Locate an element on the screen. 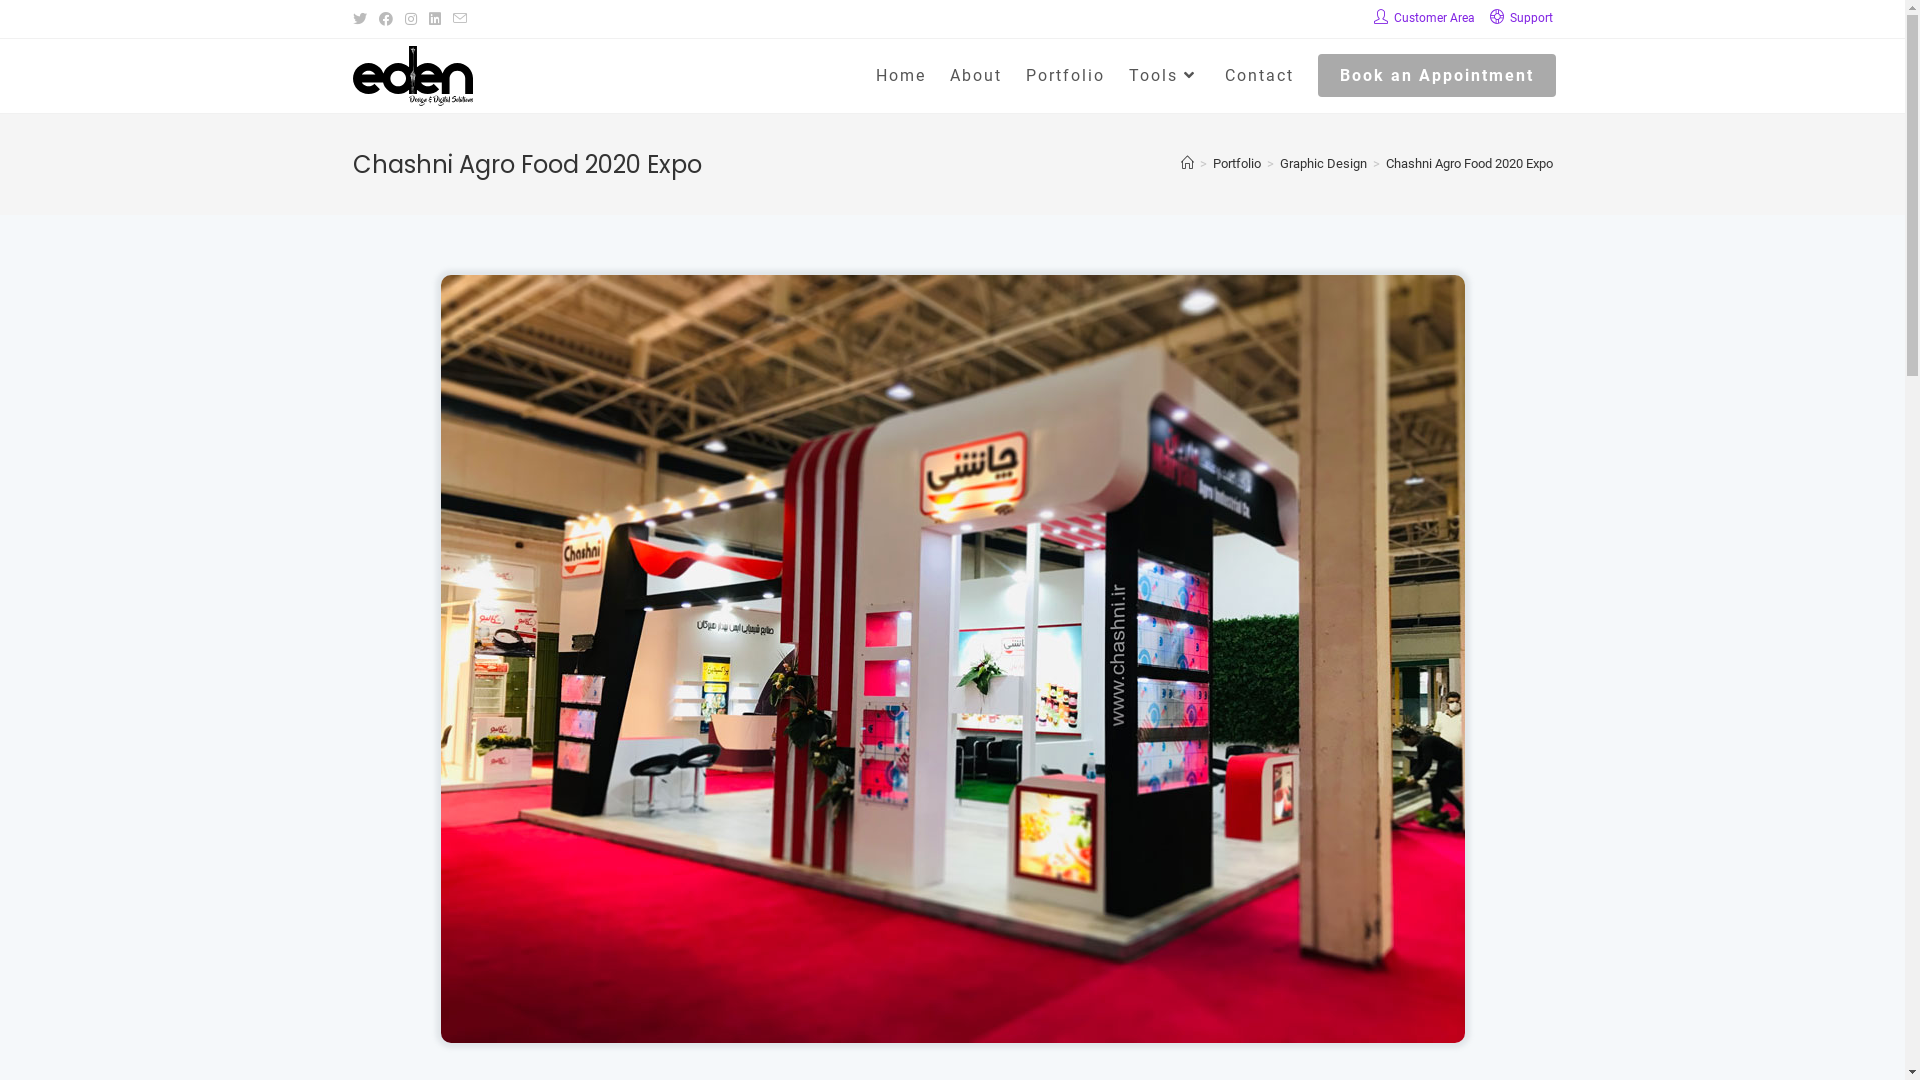  'Tools' is located at coordinates (1115, 75).